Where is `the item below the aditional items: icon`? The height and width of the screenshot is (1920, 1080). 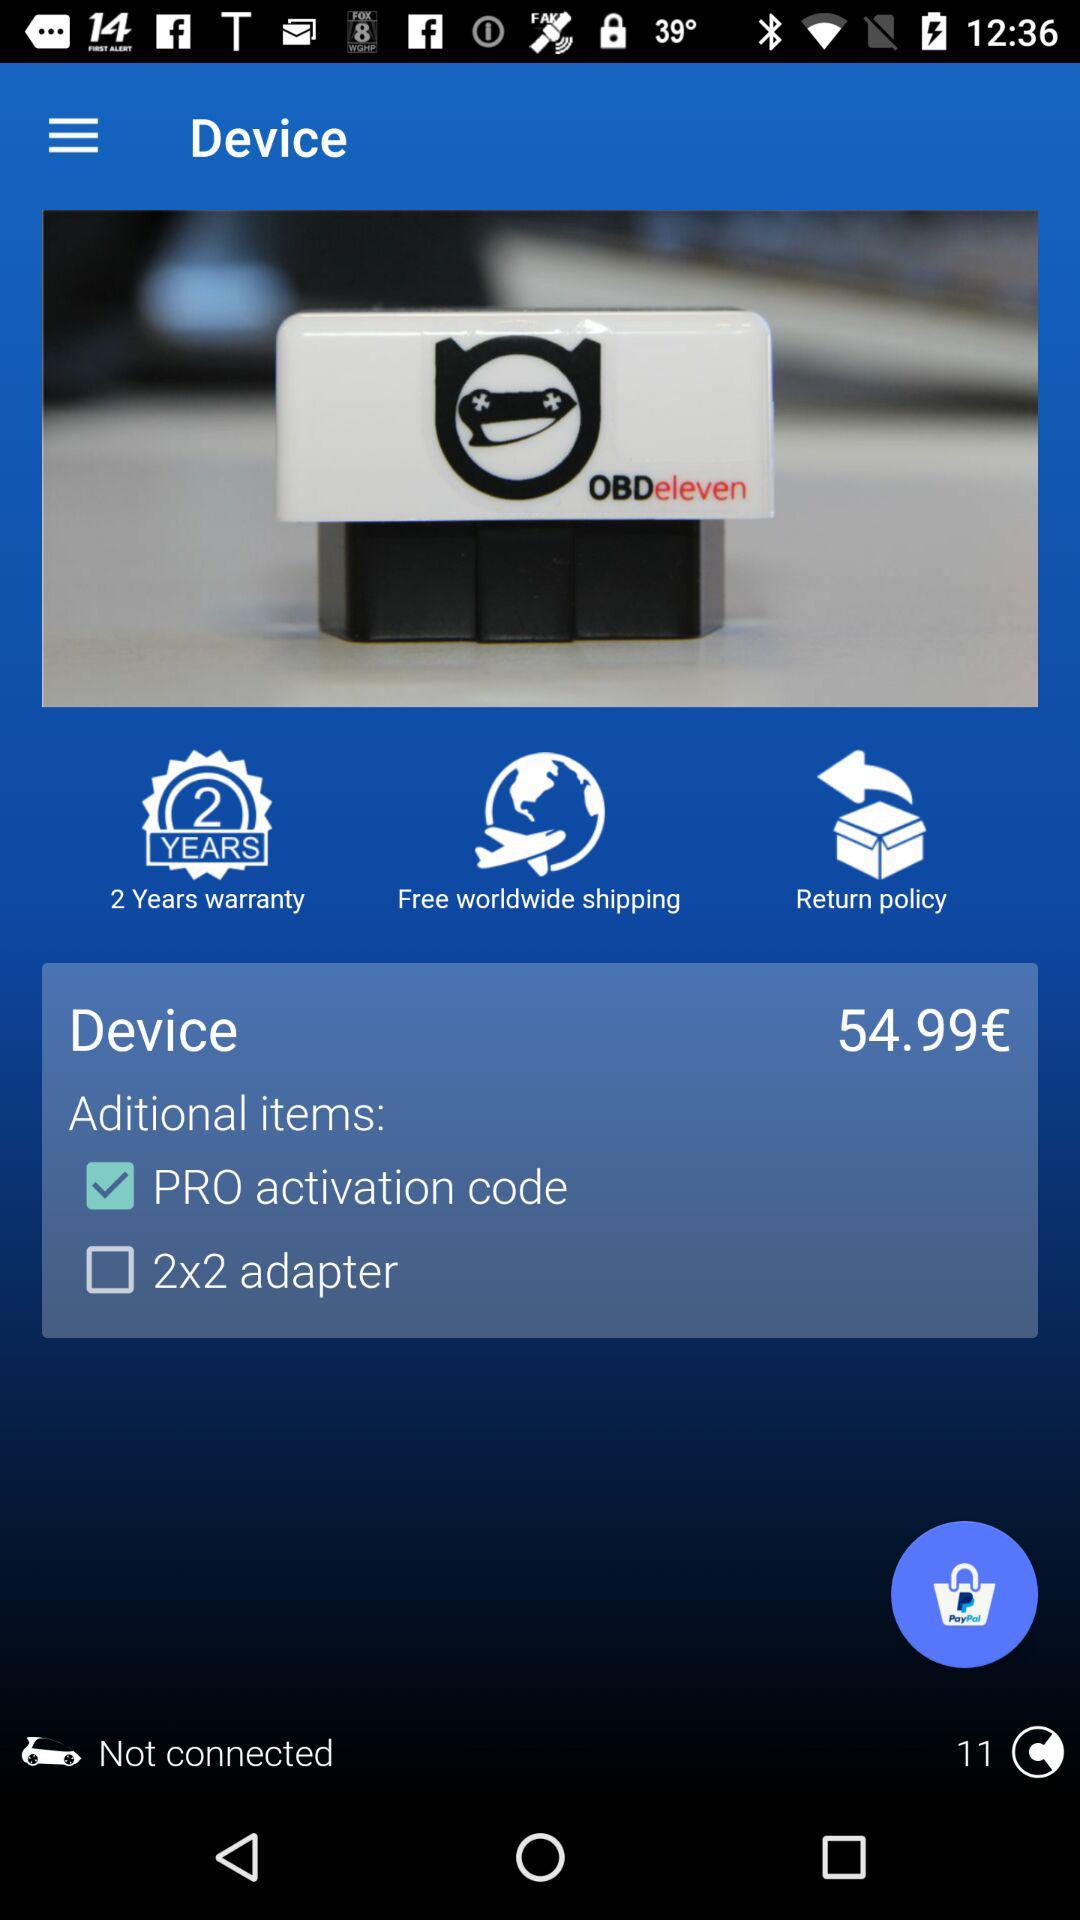
the item below the aditional items: icon is located at coordinates (317, 1185).